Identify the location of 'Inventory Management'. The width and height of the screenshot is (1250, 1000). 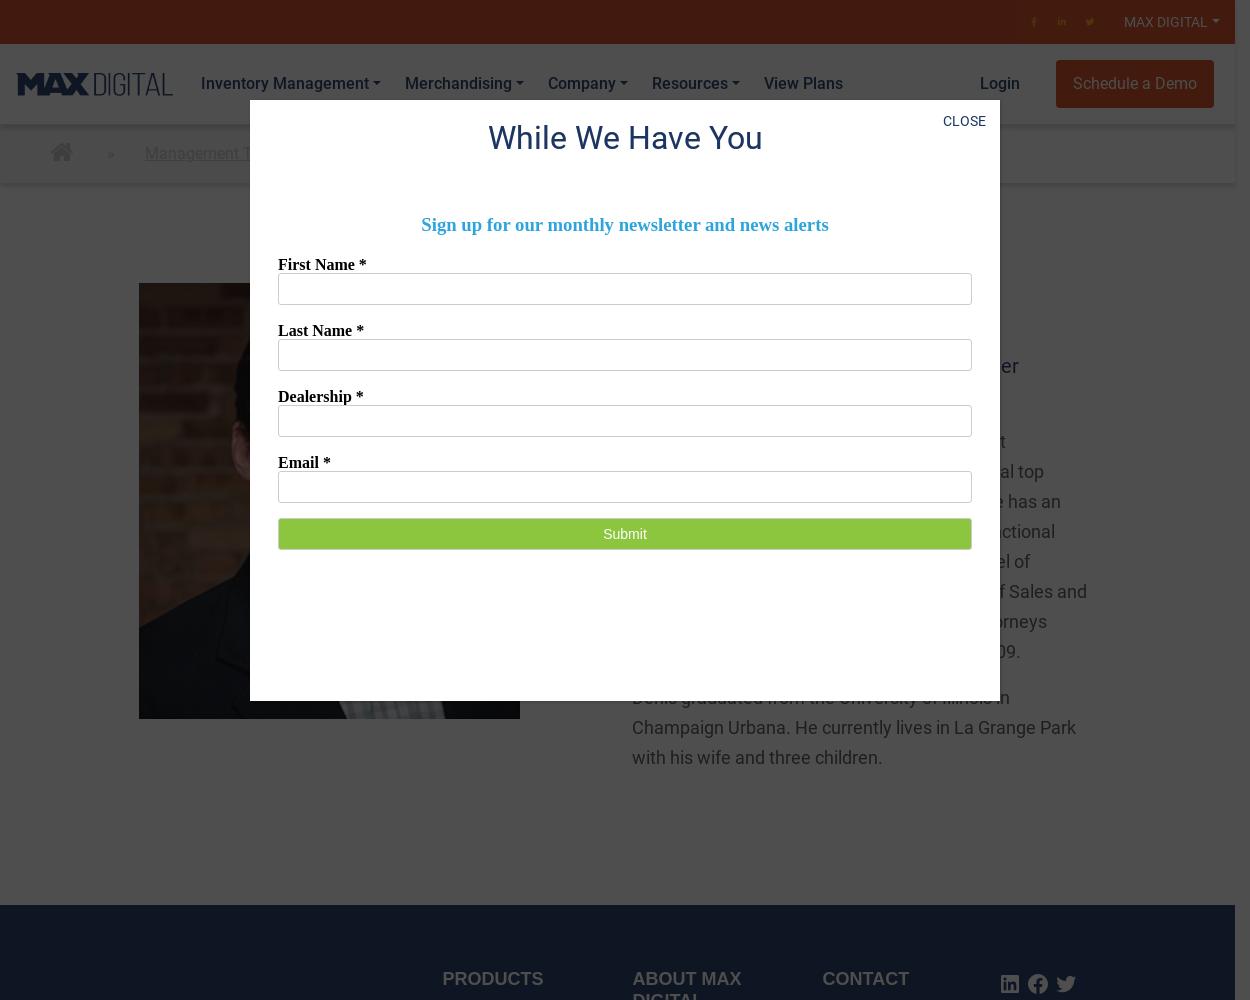
(284, 82).